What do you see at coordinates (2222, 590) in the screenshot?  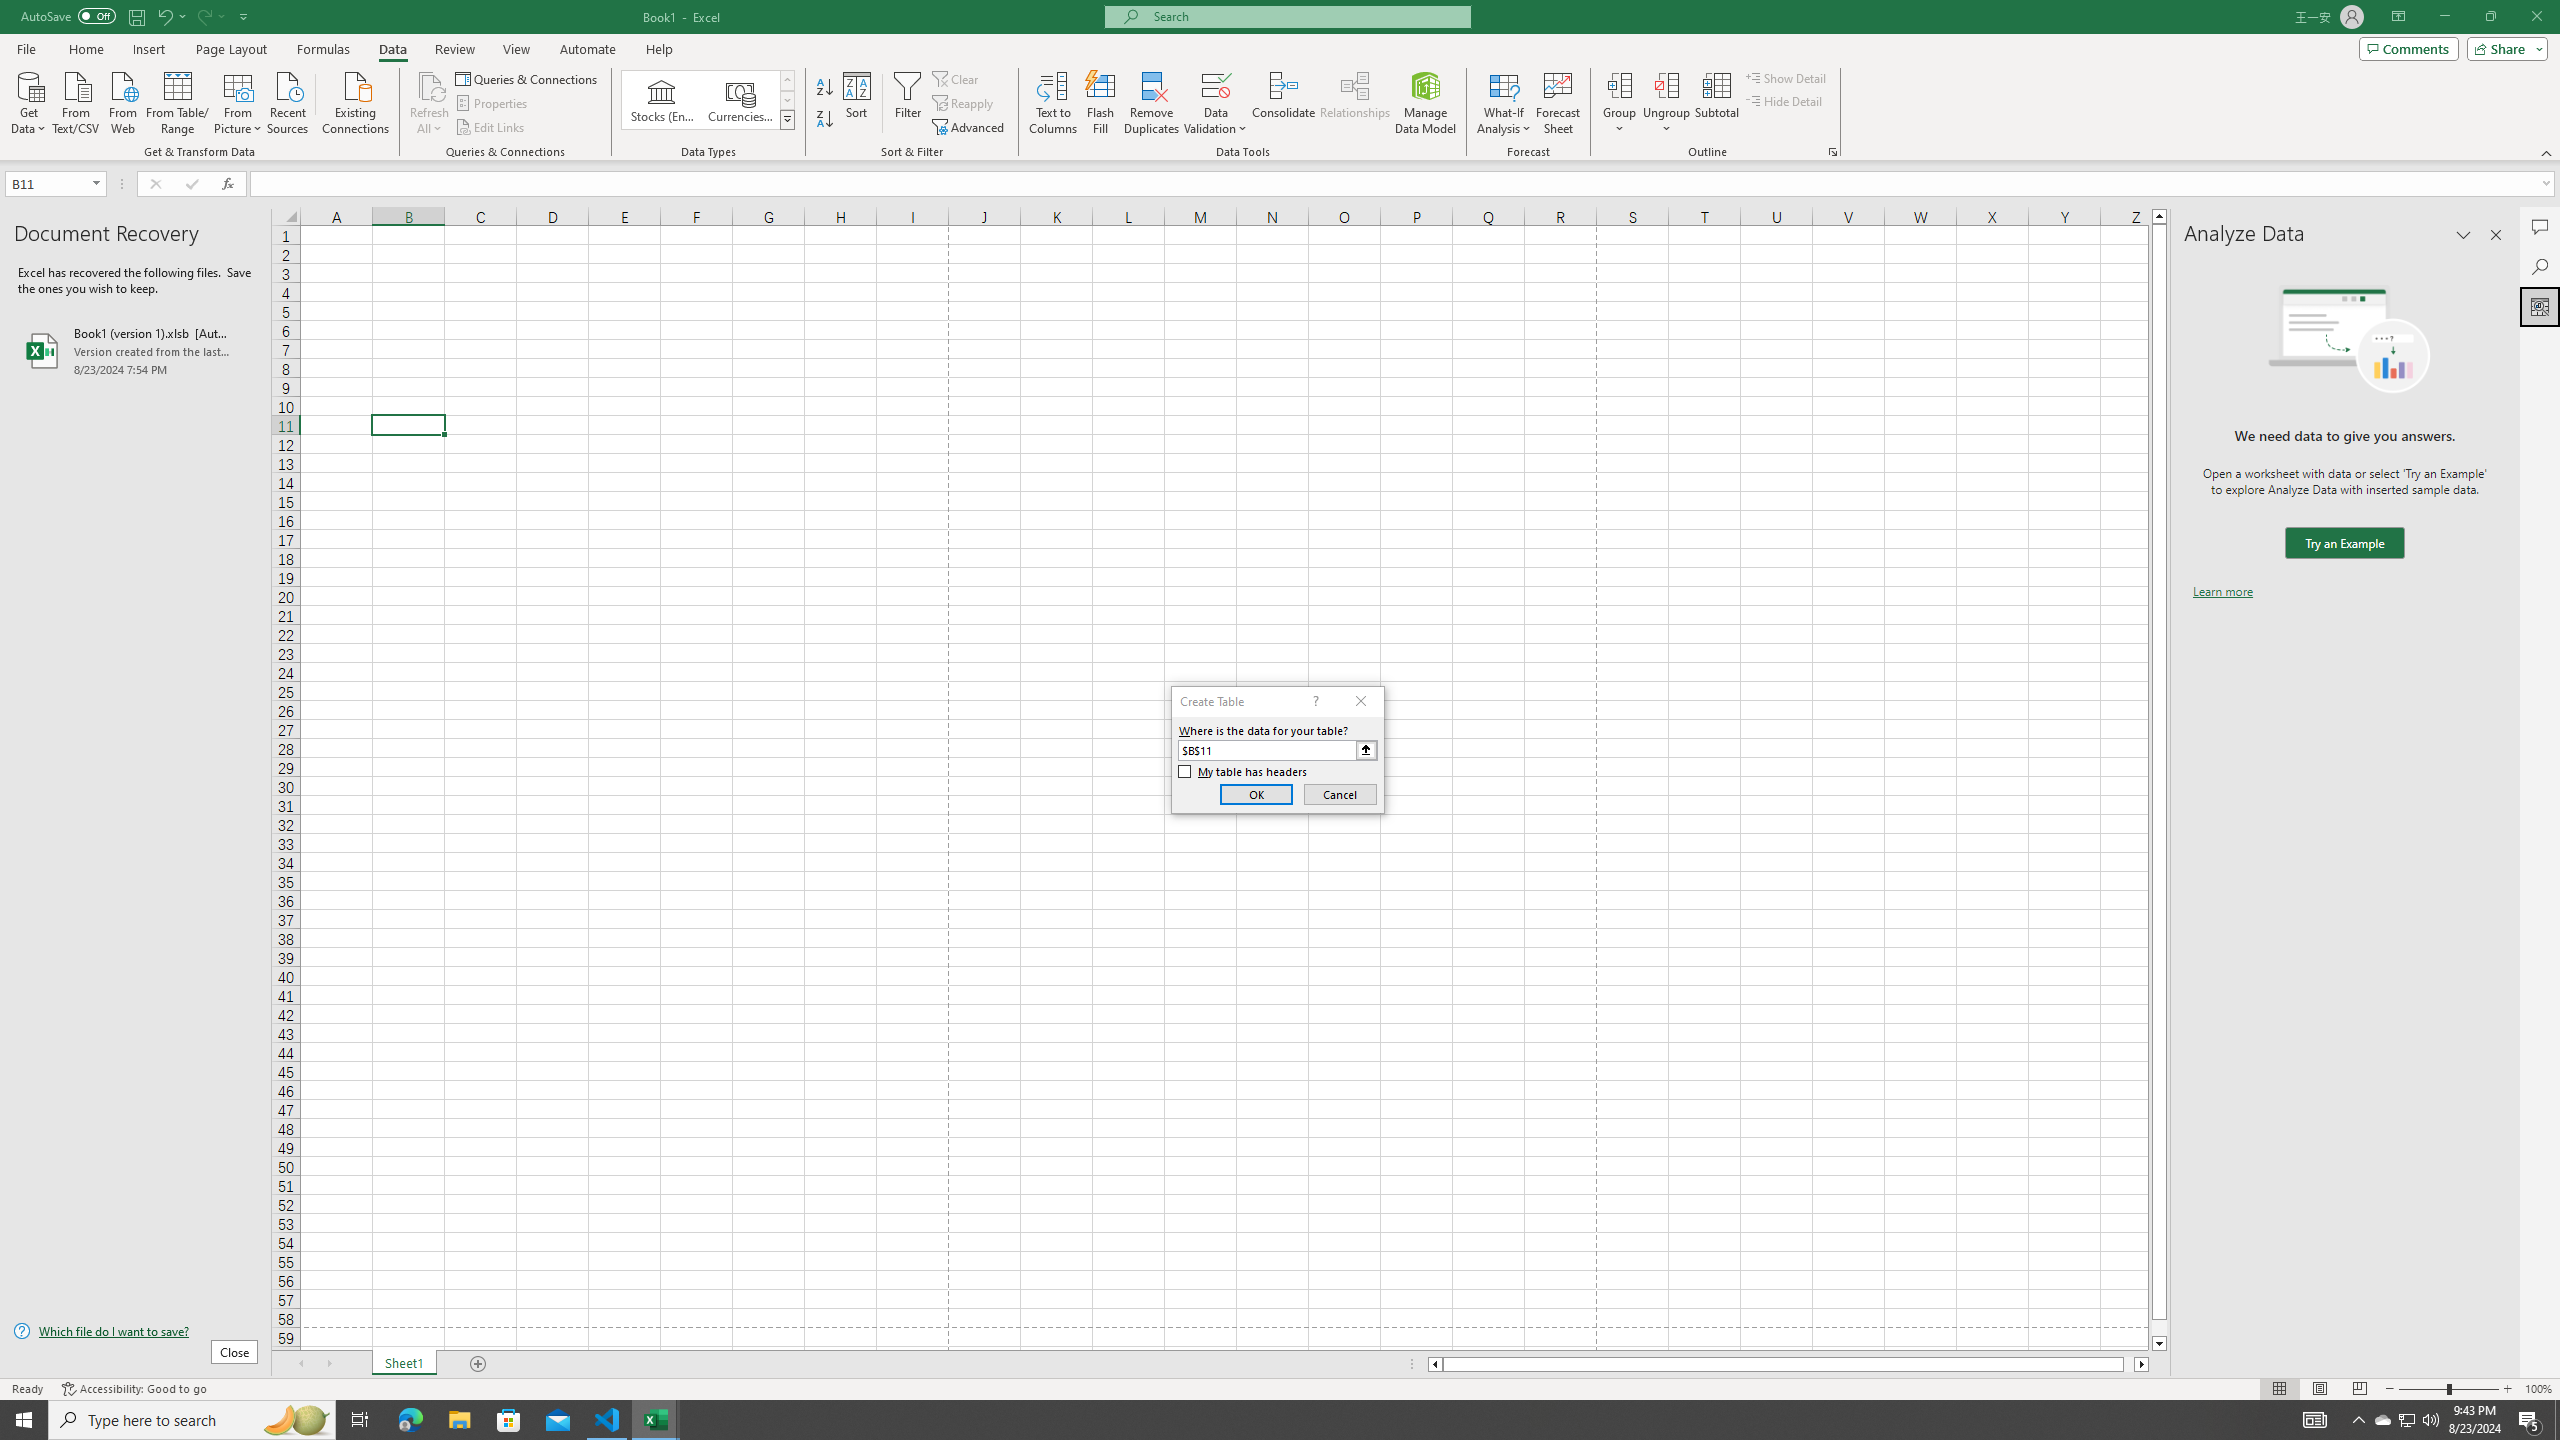 I see `'Learn more'` at bounding box center [2222, 590].